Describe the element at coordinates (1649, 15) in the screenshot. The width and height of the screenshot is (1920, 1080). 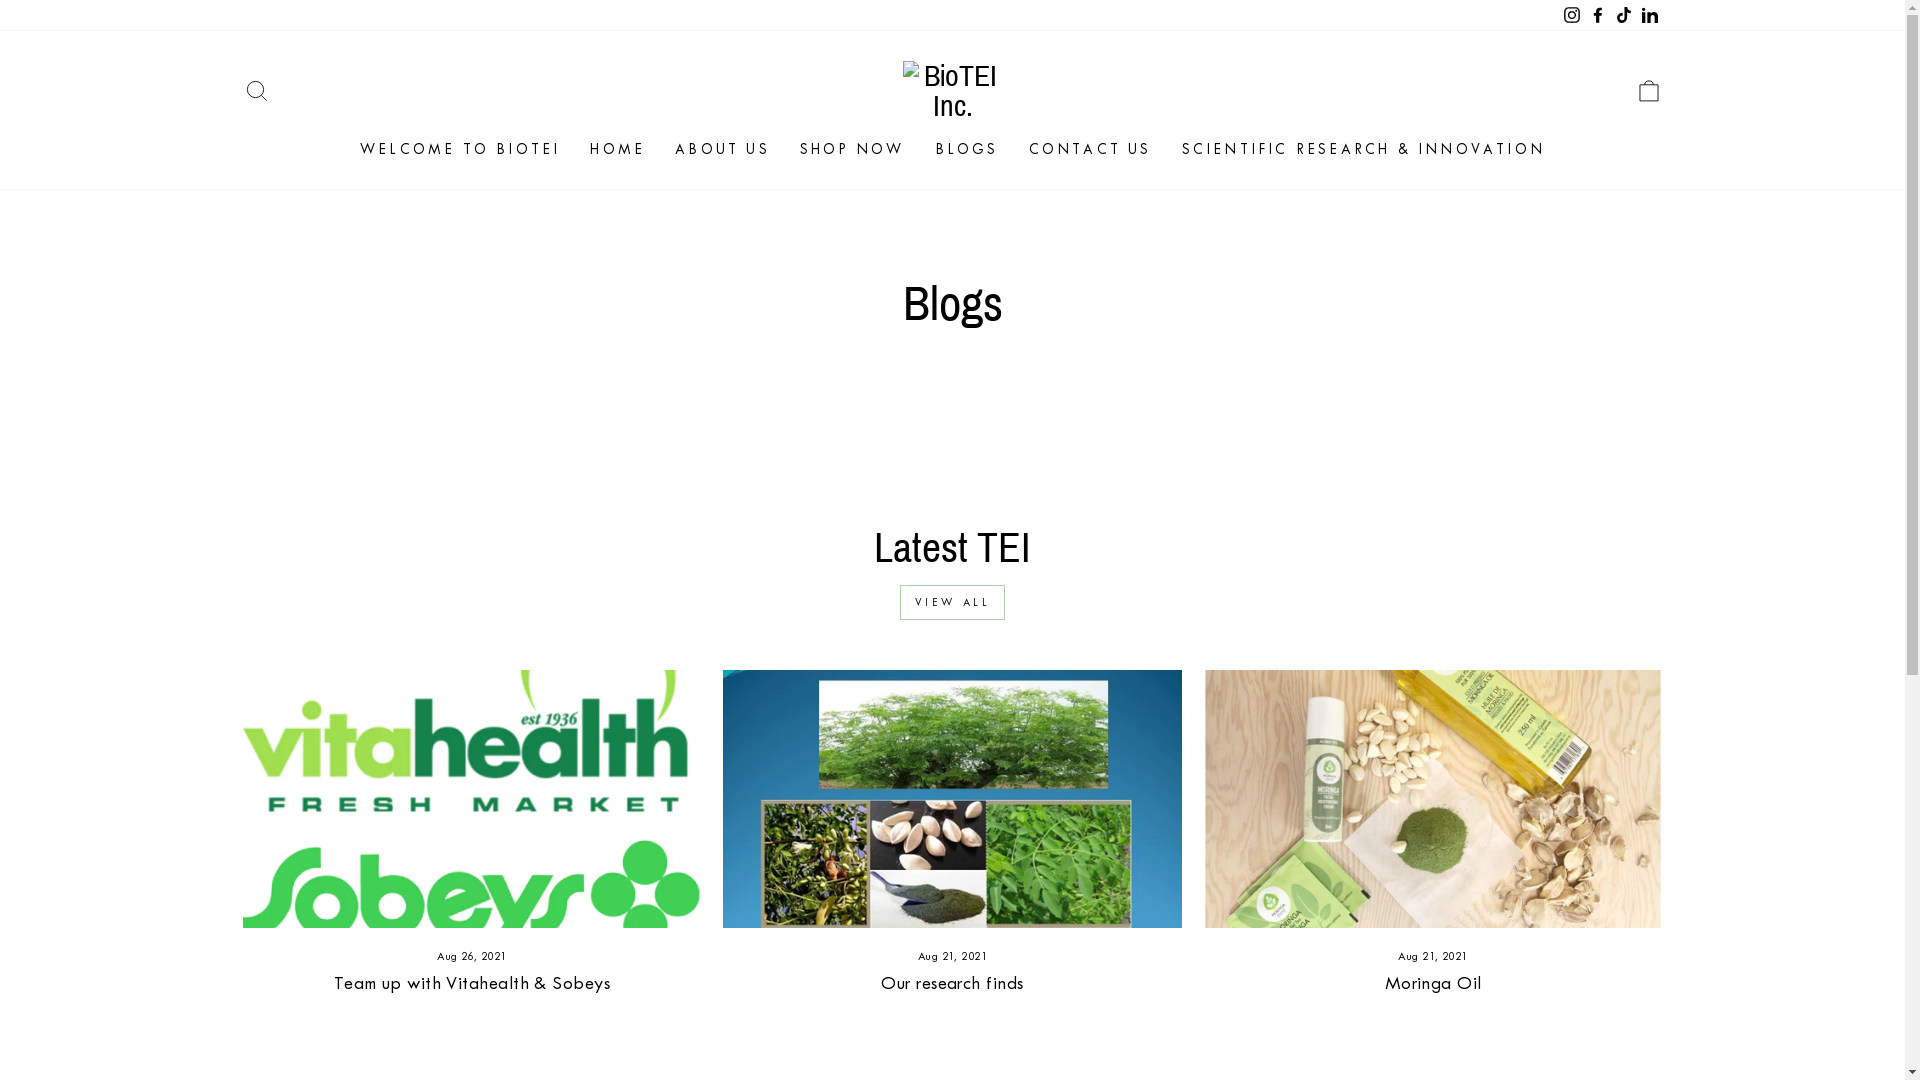
I see `'LinkedIn'` at that location.